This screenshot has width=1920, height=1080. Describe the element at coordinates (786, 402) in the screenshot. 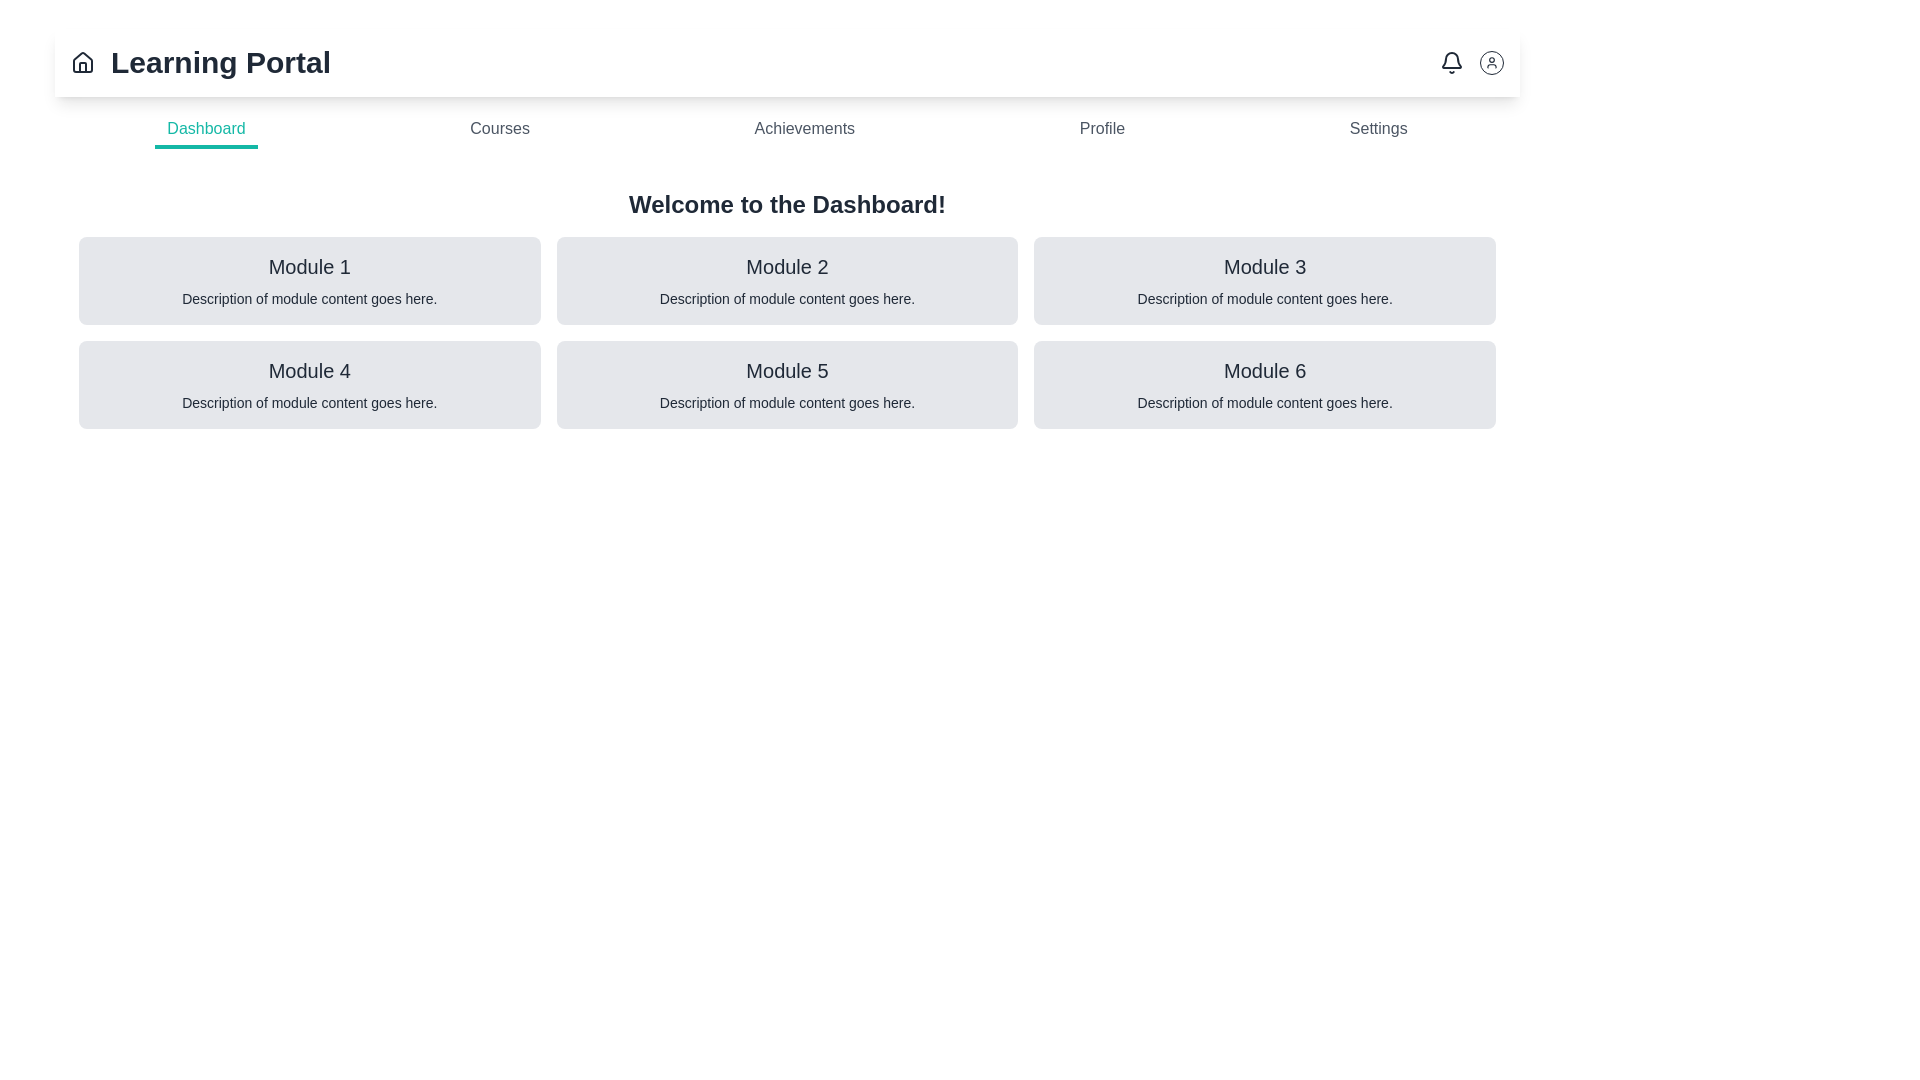

I see `the static text label that reads 'Description of module content goes here.' located below the 'Module 5' header in the card layout` at that location.